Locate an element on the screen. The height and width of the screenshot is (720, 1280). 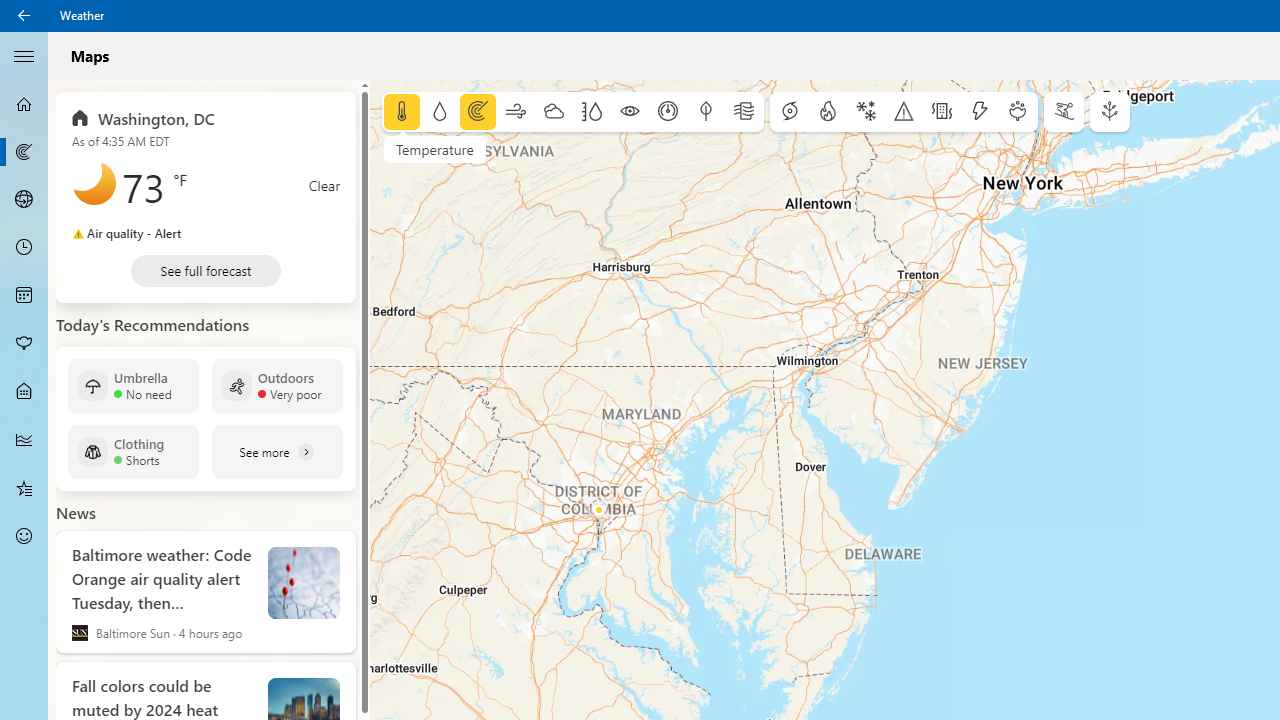
'Monthly Forecast - Not Selected' is located at coordinates (24, 295).